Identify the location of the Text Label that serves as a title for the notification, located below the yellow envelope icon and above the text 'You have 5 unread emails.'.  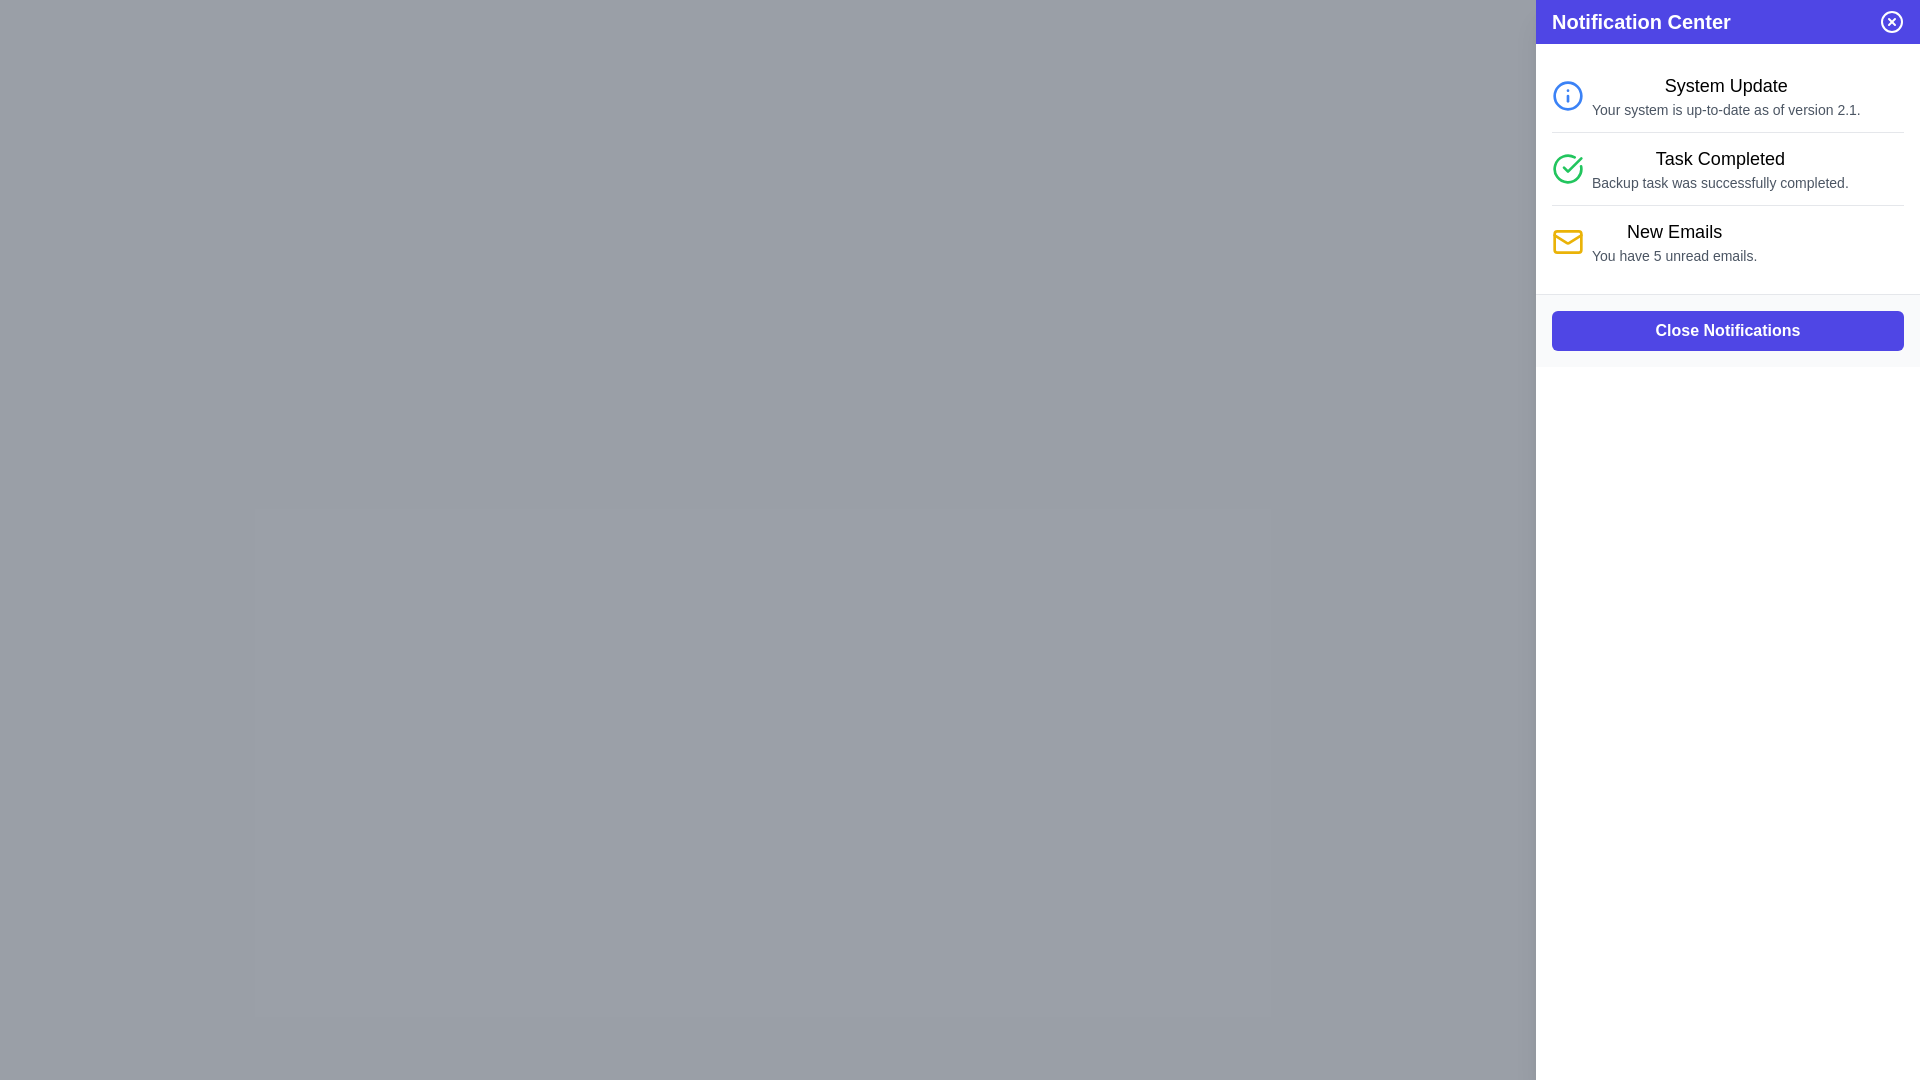
(1674, 230).